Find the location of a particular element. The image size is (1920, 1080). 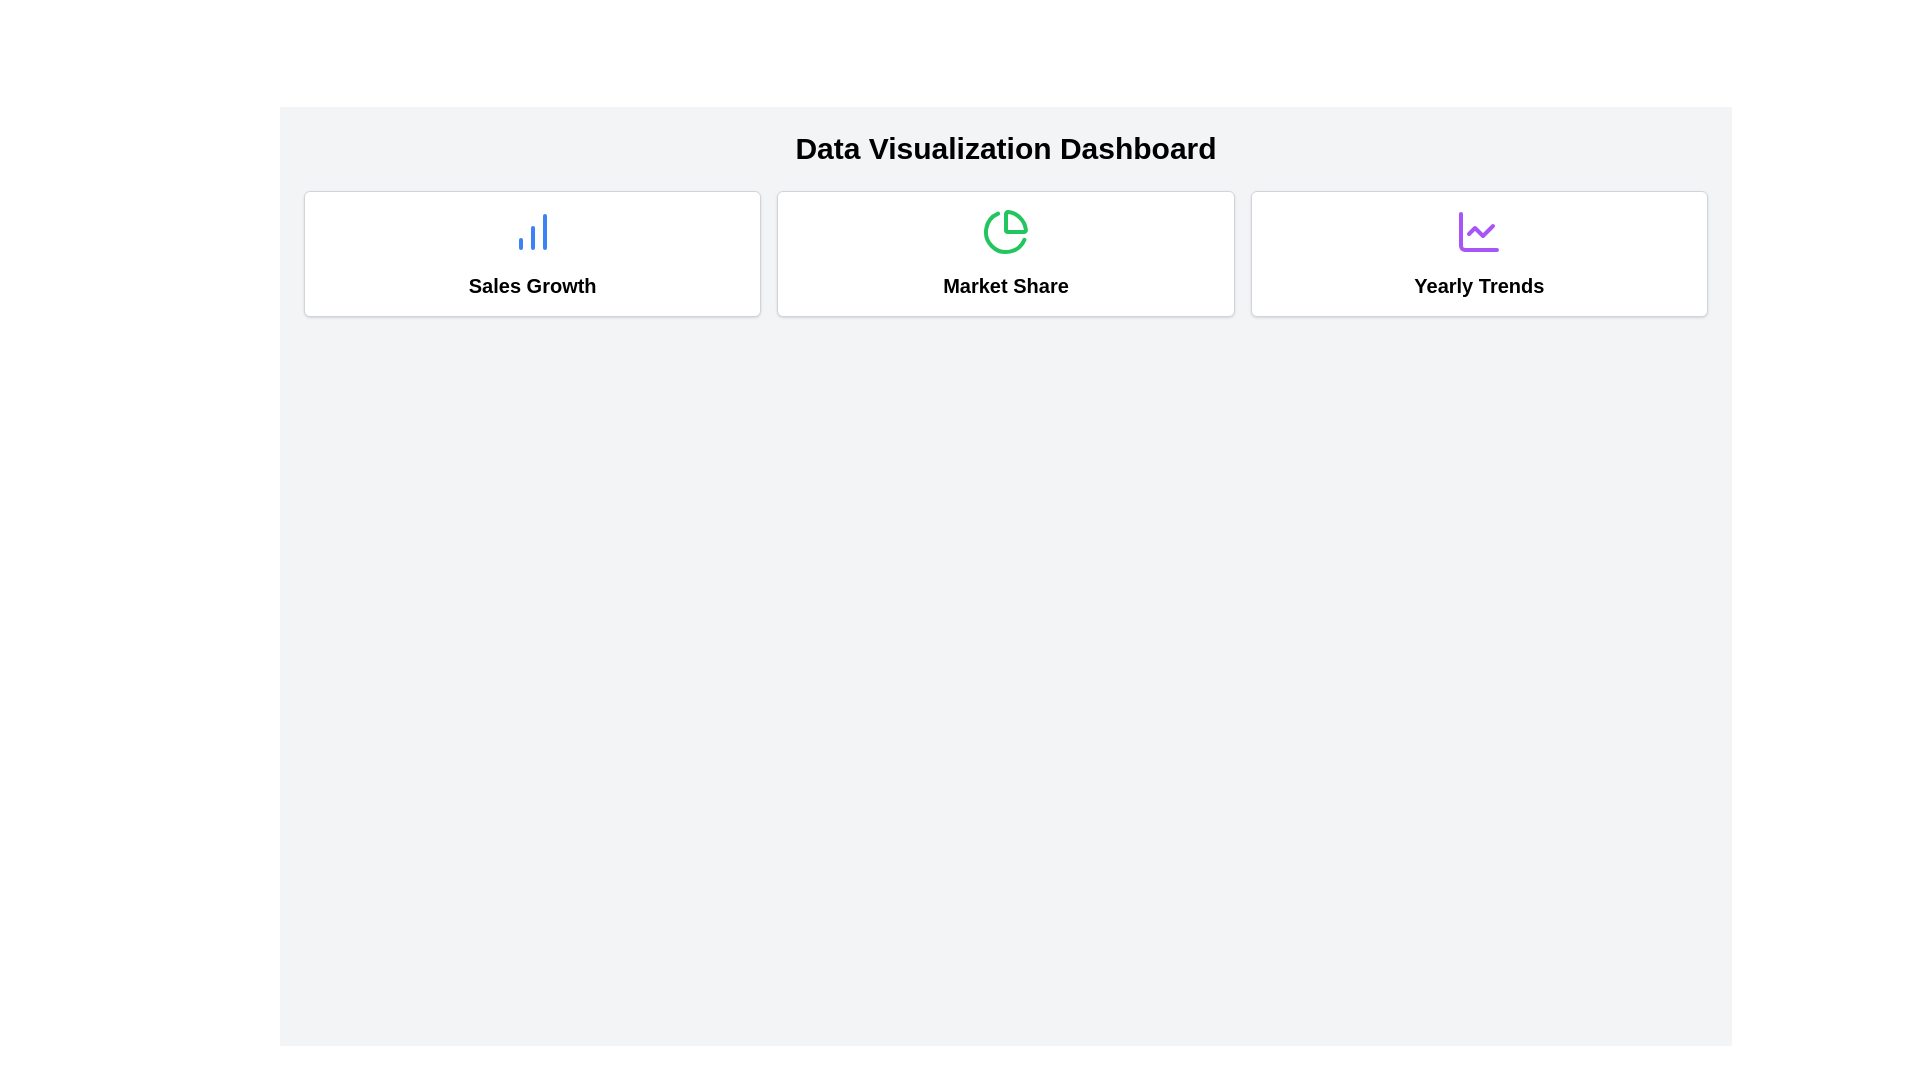

the 'Yearly Trends' icon located within the third card of the 'Data Visualization Dashboard' is located at coordinates (1479, 230).